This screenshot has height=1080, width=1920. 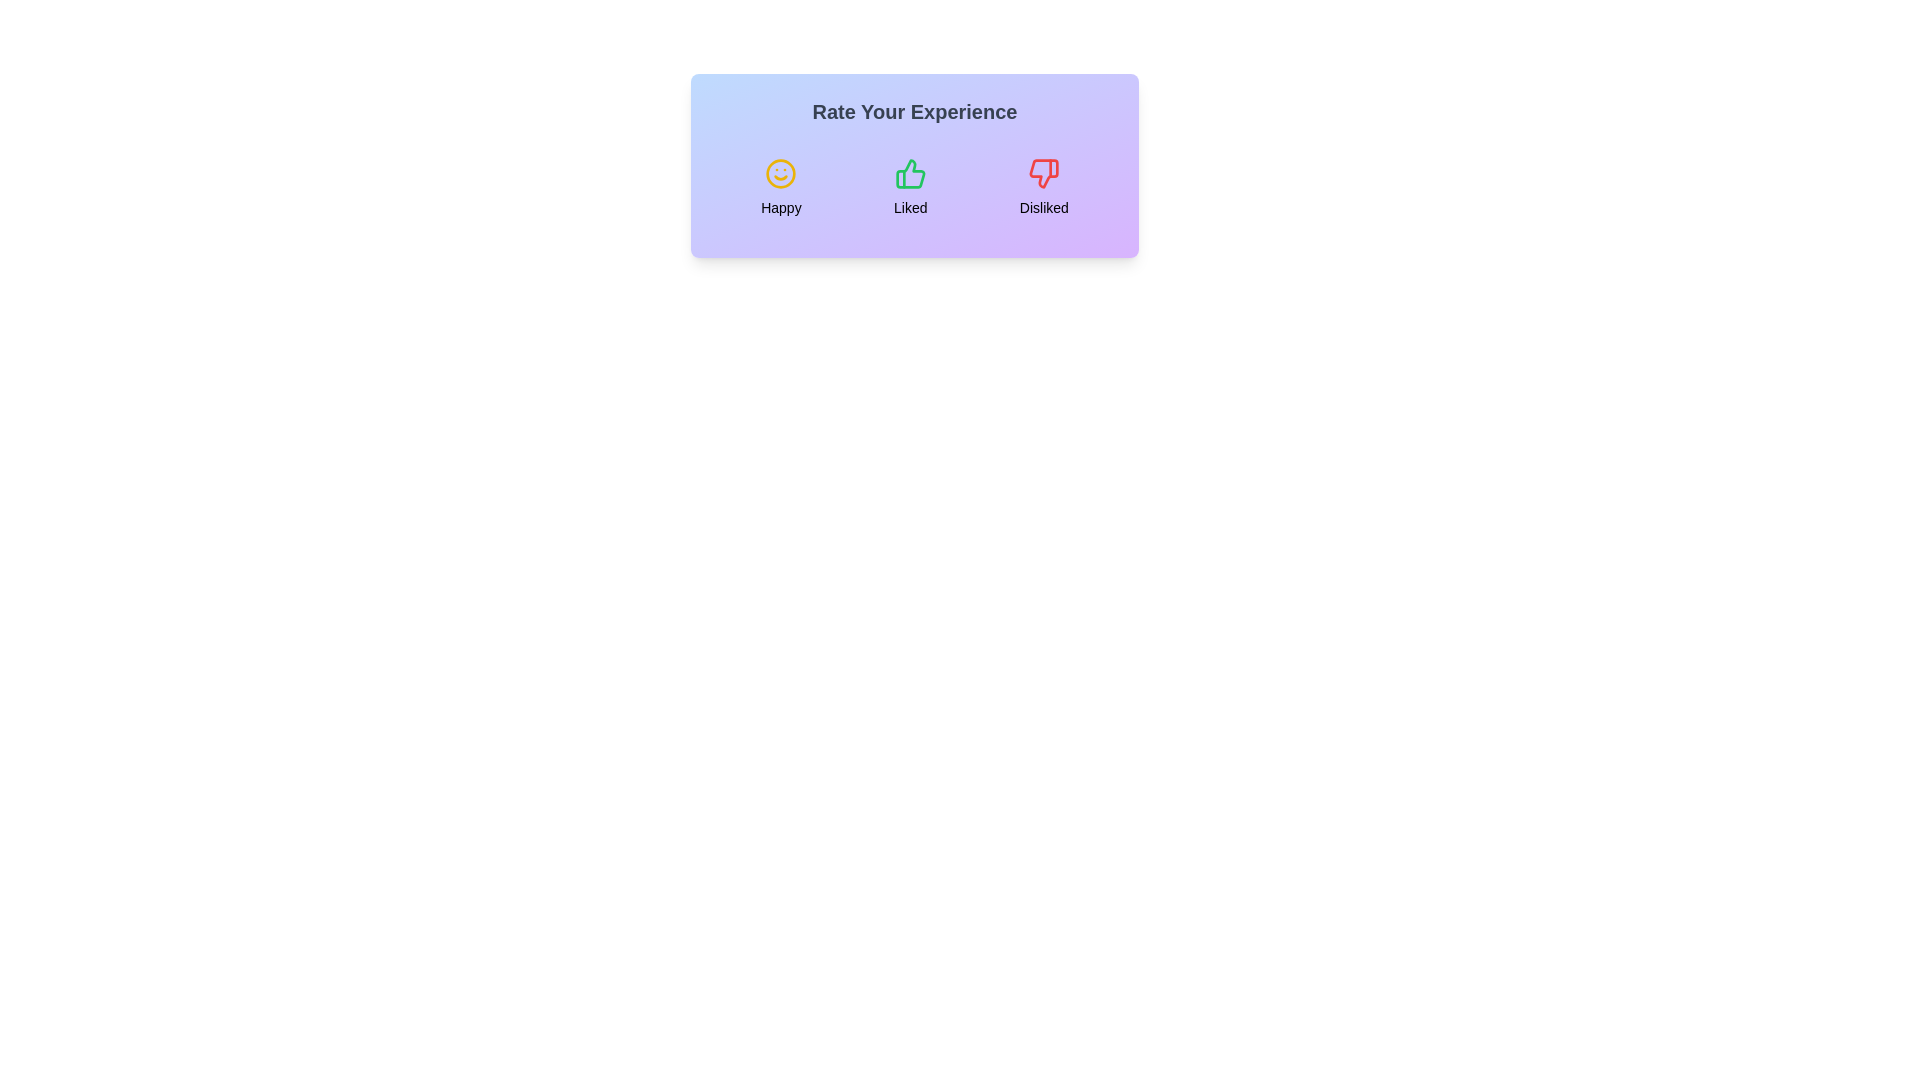 I want to click on the leftmost 'Happy' feedback icon under the 'Rate Your Experience' heading to provide feedback, so click(x=780, y=172).